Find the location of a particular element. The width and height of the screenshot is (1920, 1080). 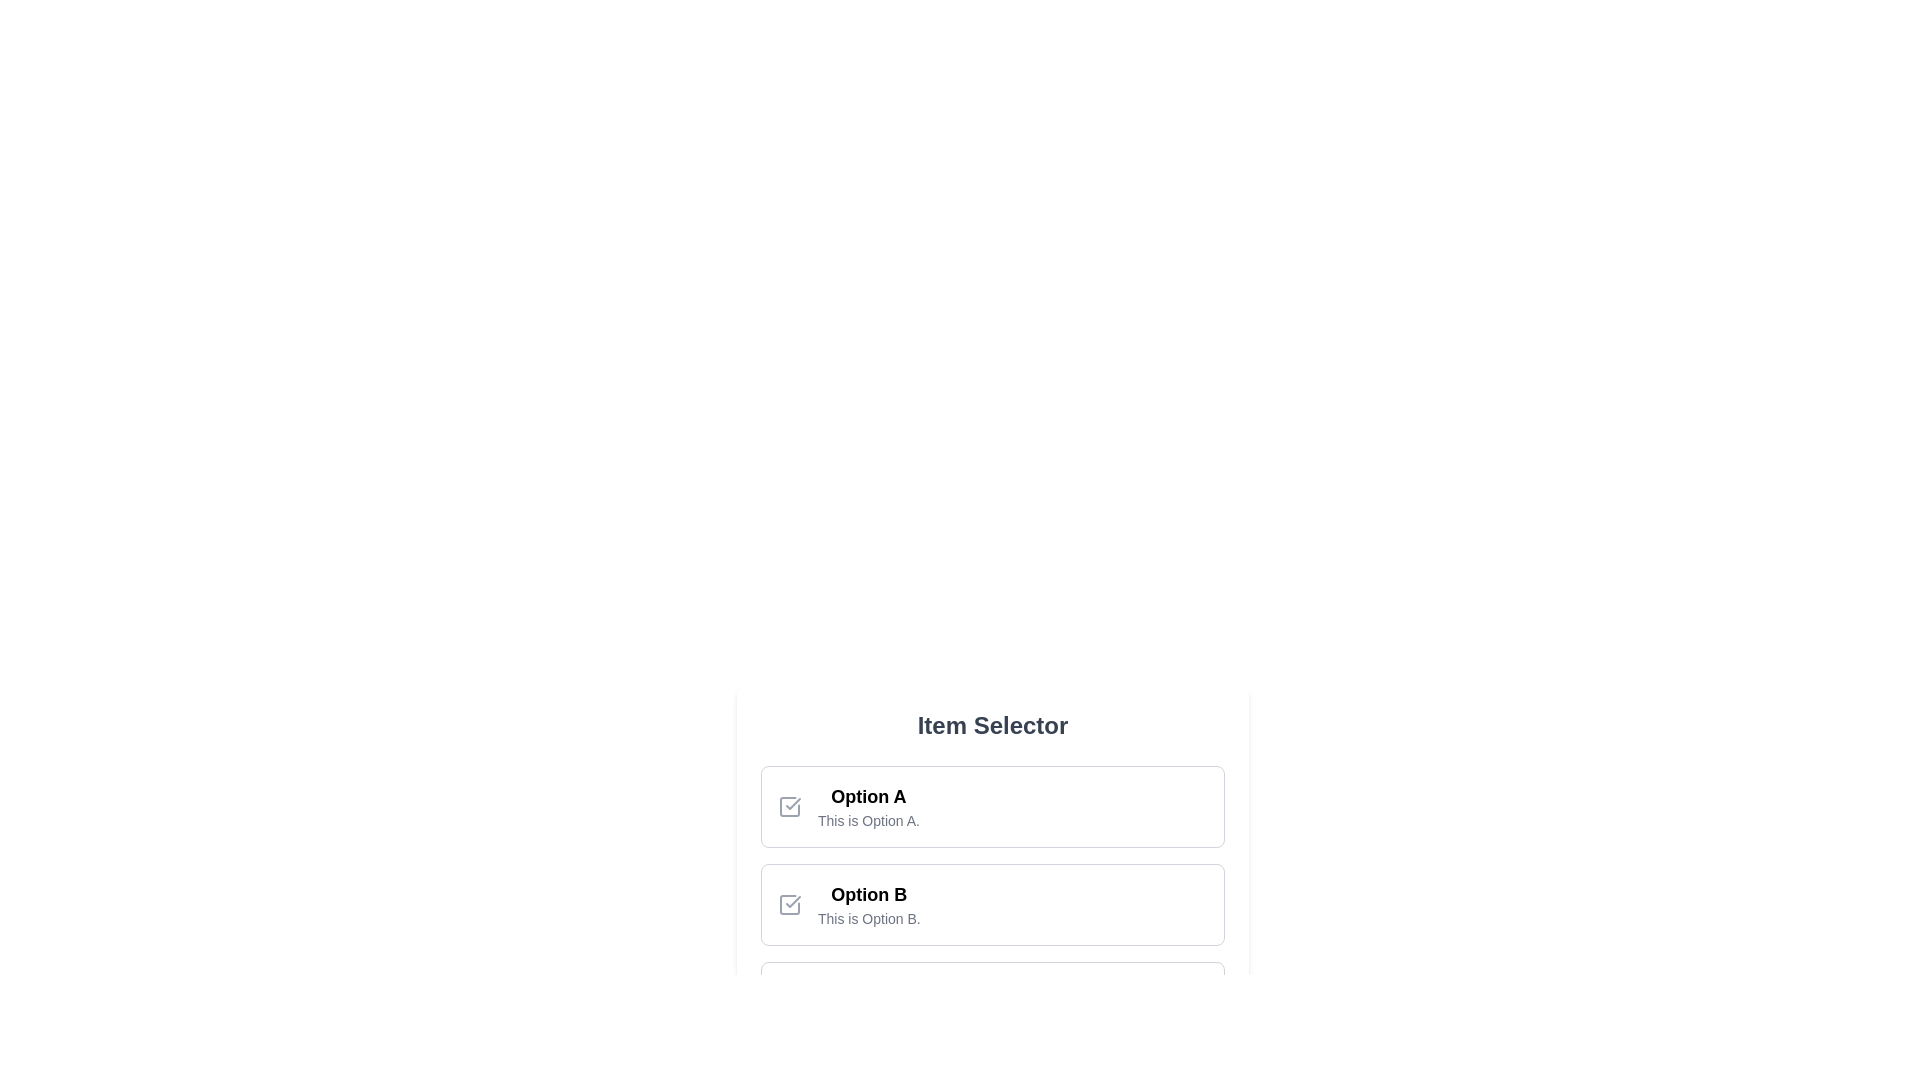

text label for the first selectable option in the 'Item Selector' section, which is located above 'This is Option A.' is located at coordinates (868, 796).